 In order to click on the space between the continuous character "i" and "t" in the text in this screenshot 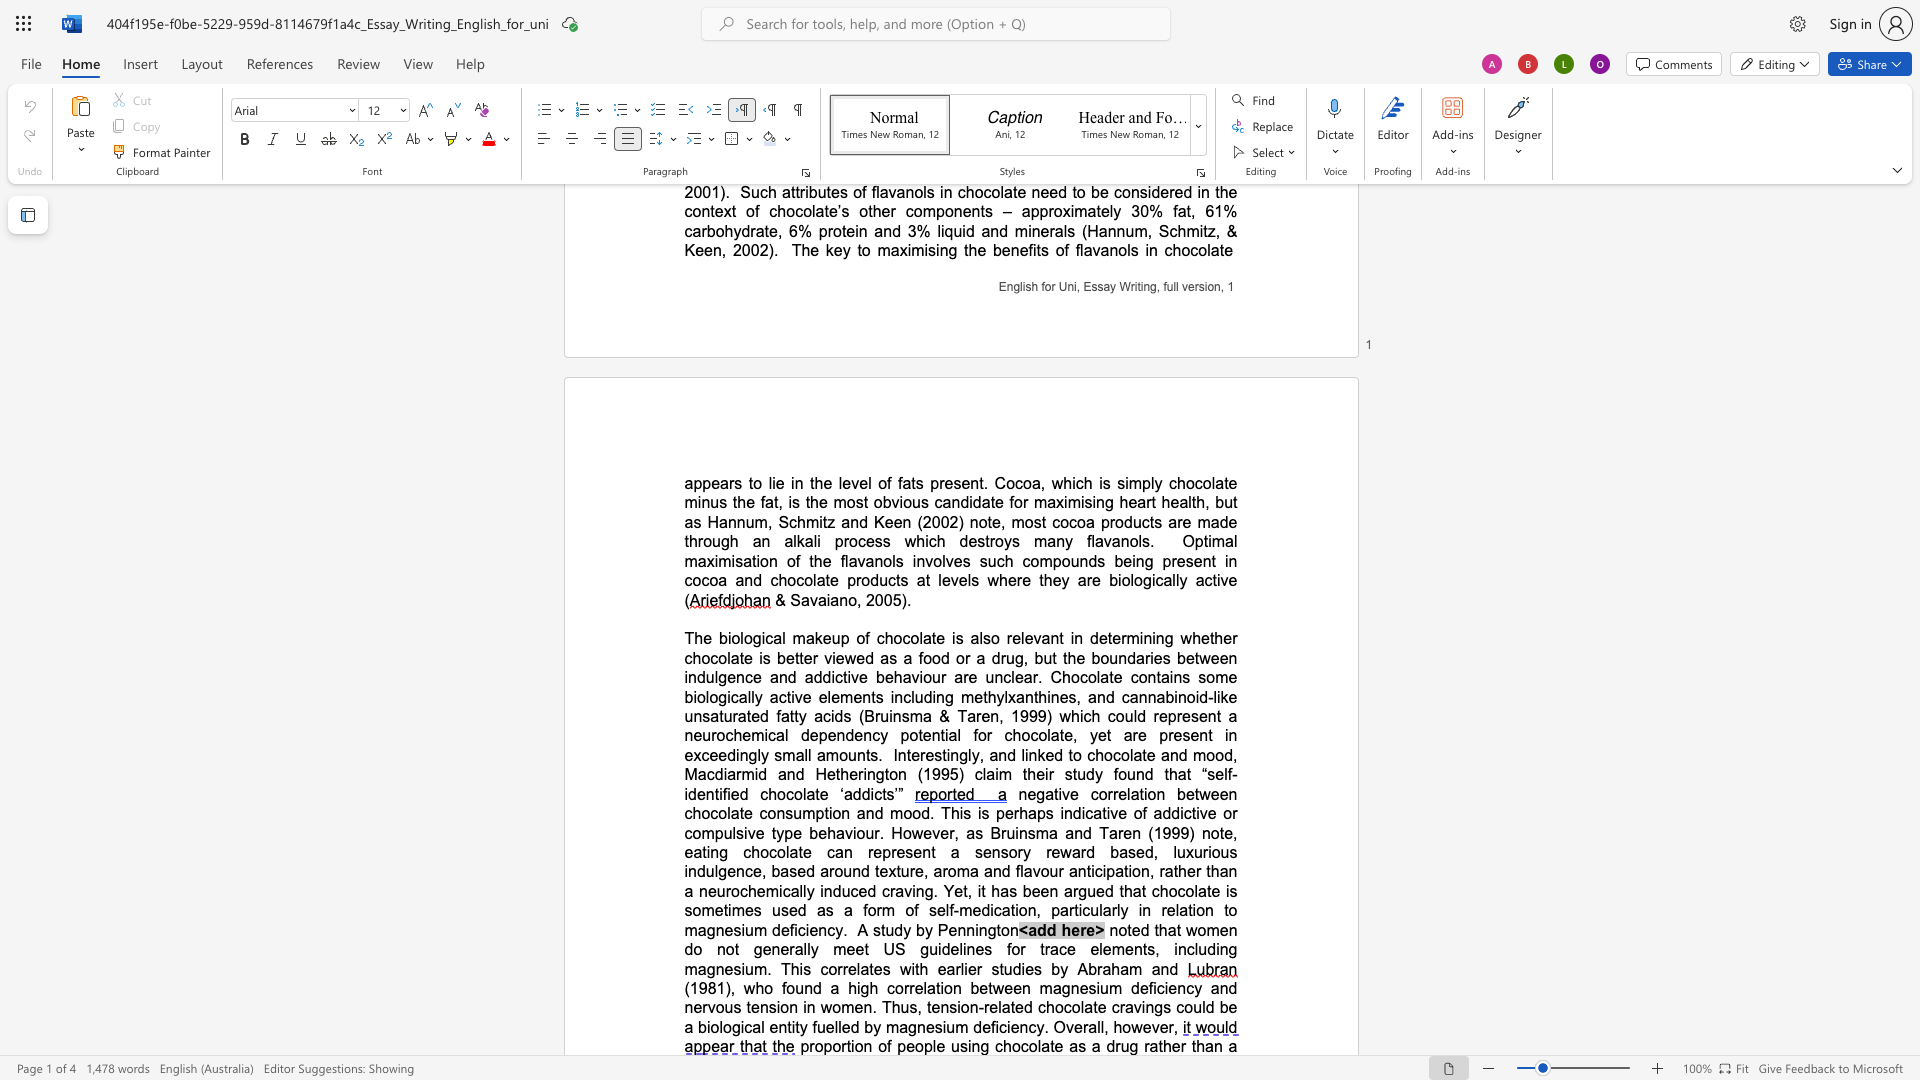, I will do `click(1202, 230)`.